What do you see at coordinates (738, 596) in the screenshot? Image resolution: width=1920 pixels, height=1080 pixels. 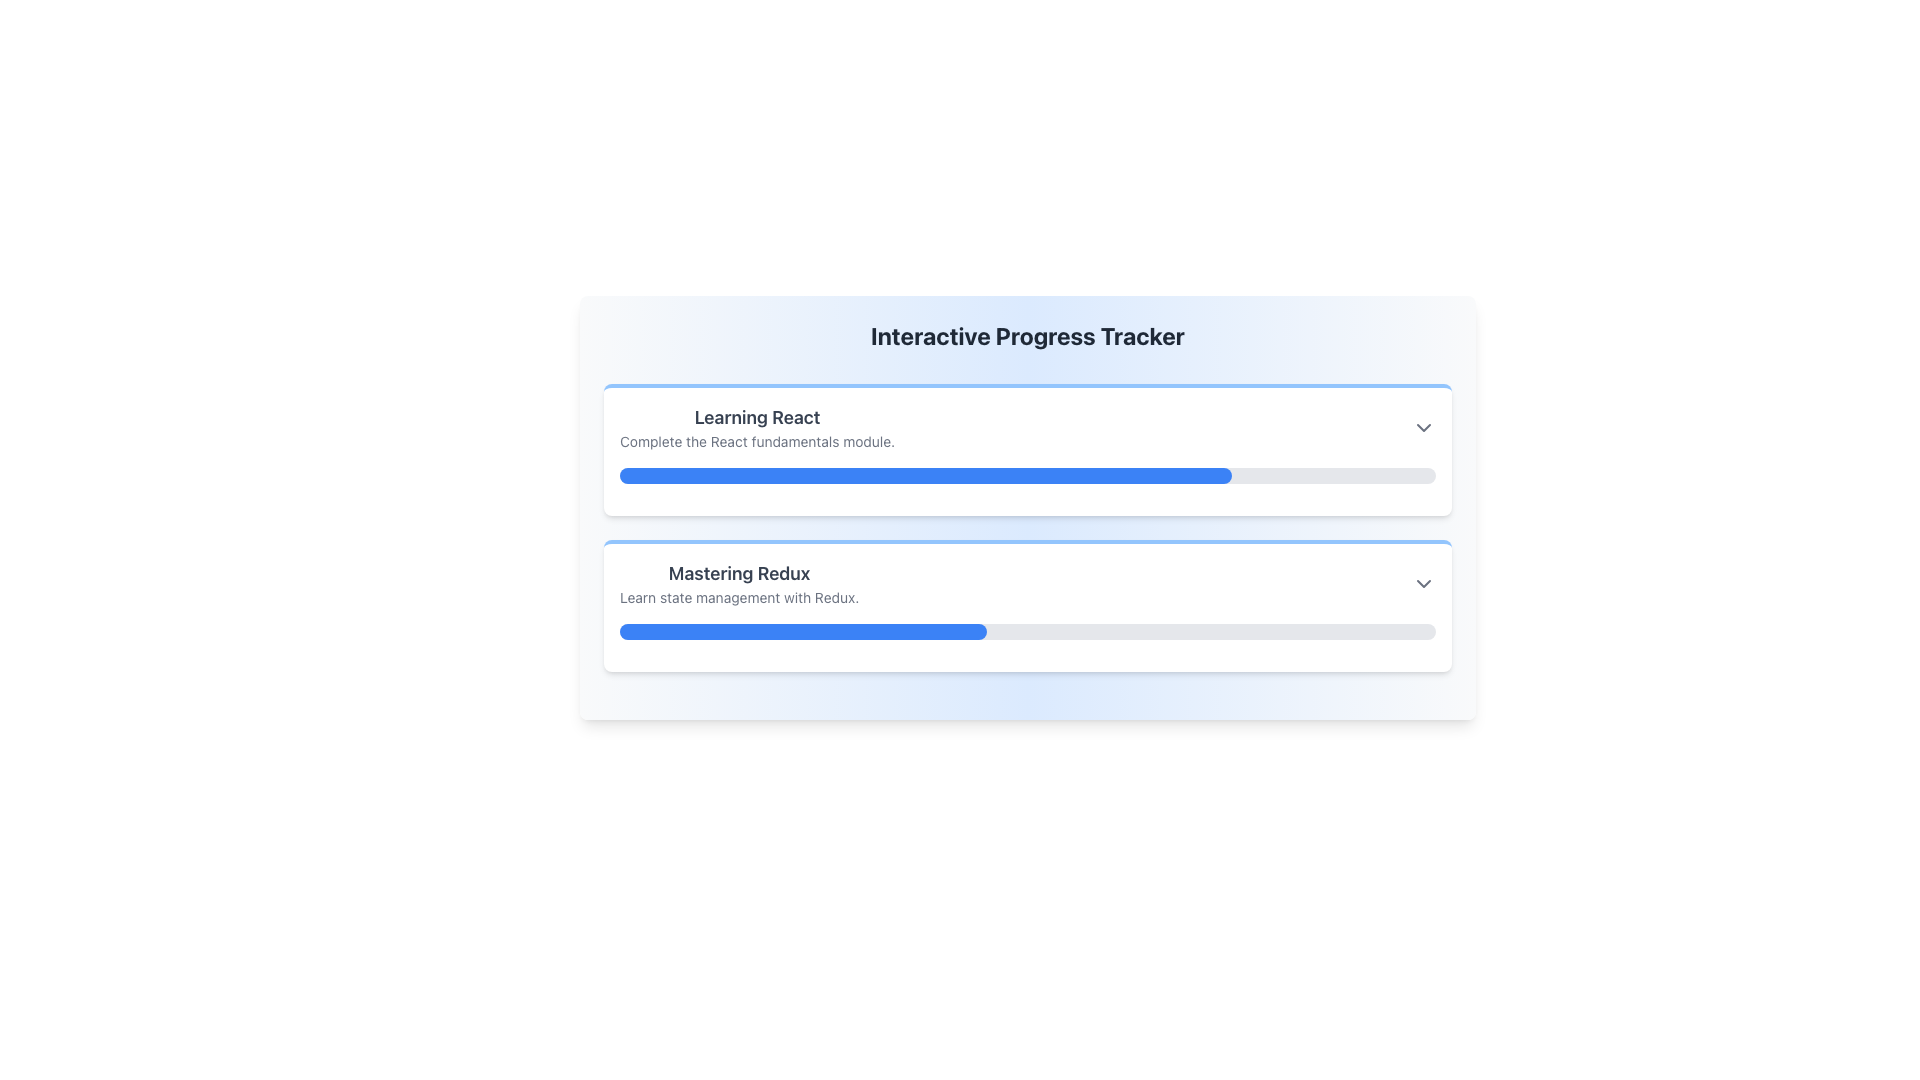 I see `the text label that reads 'Learn state management with Redux.' positioned below the bold header 'Mastering Redux.'` at bounding box center [738, 596].